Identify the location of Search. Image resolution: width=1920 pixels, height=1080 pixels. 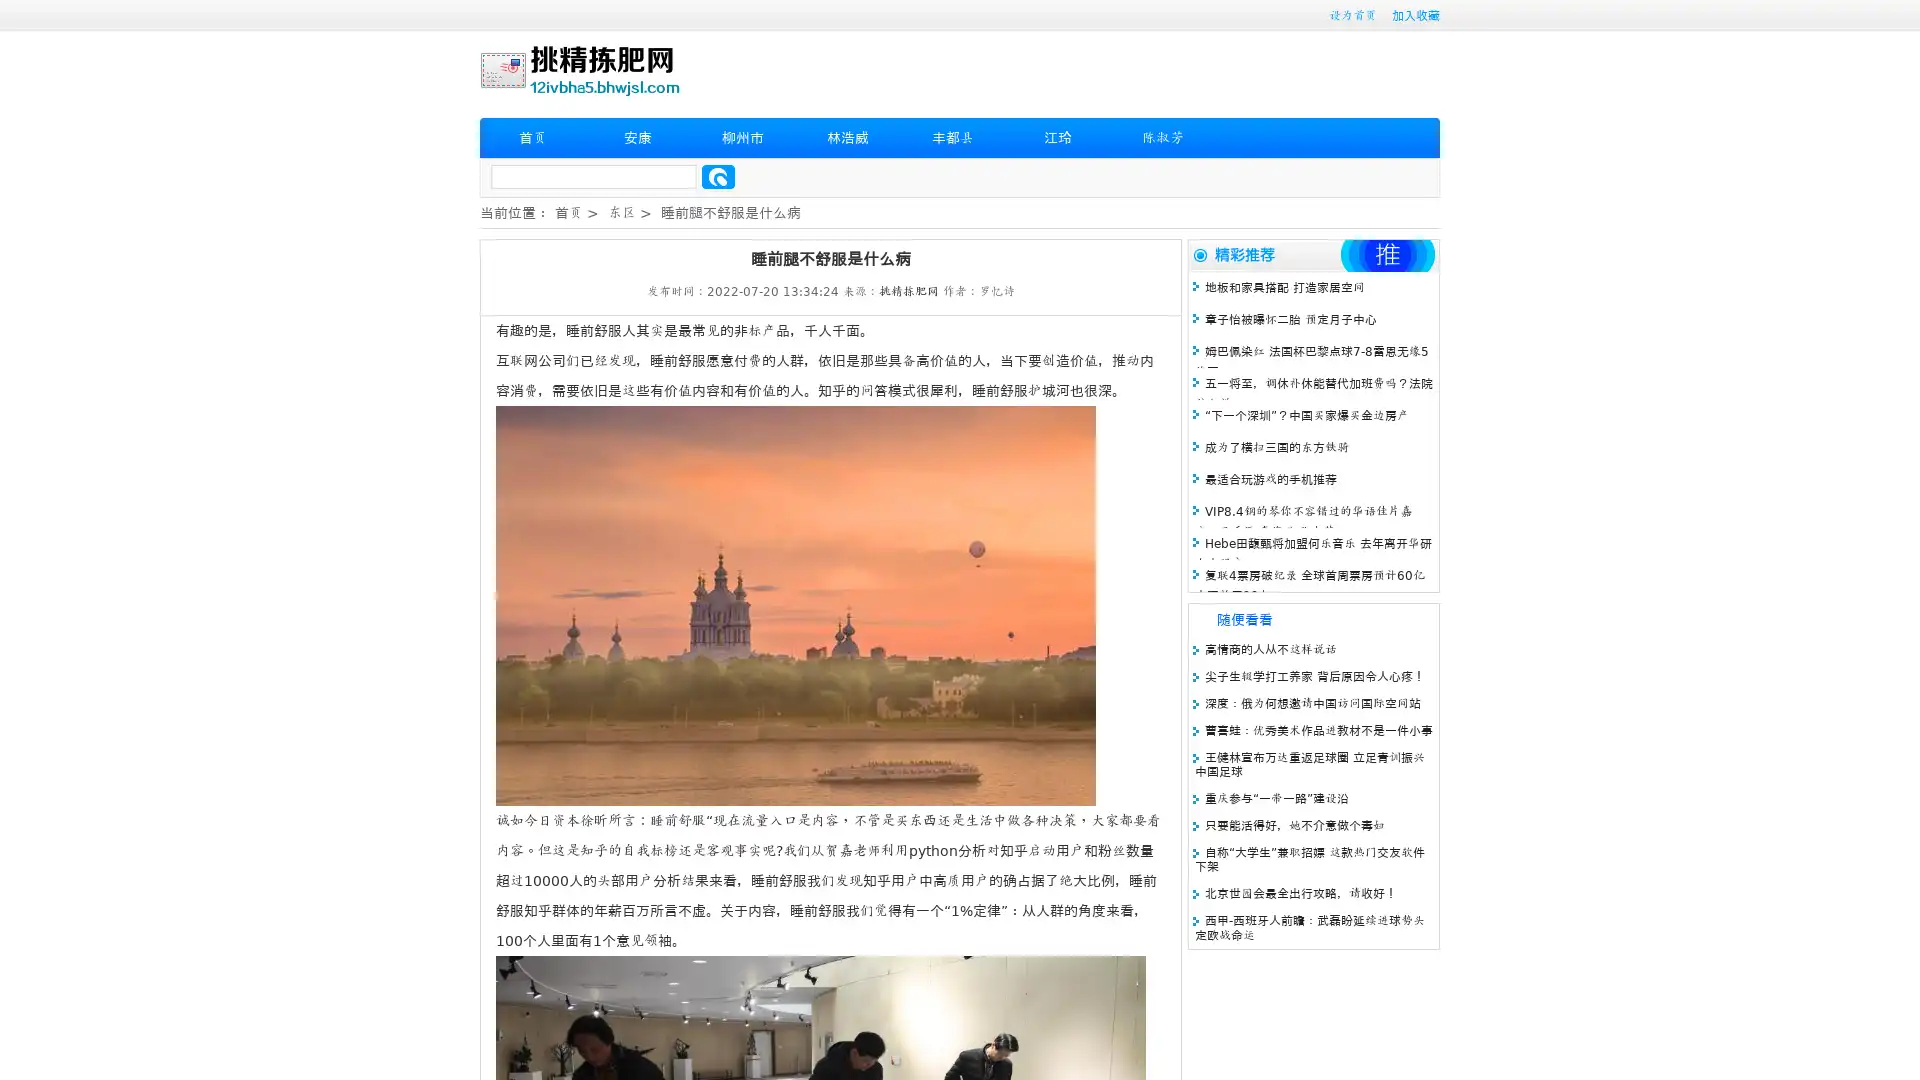
(718, 176).